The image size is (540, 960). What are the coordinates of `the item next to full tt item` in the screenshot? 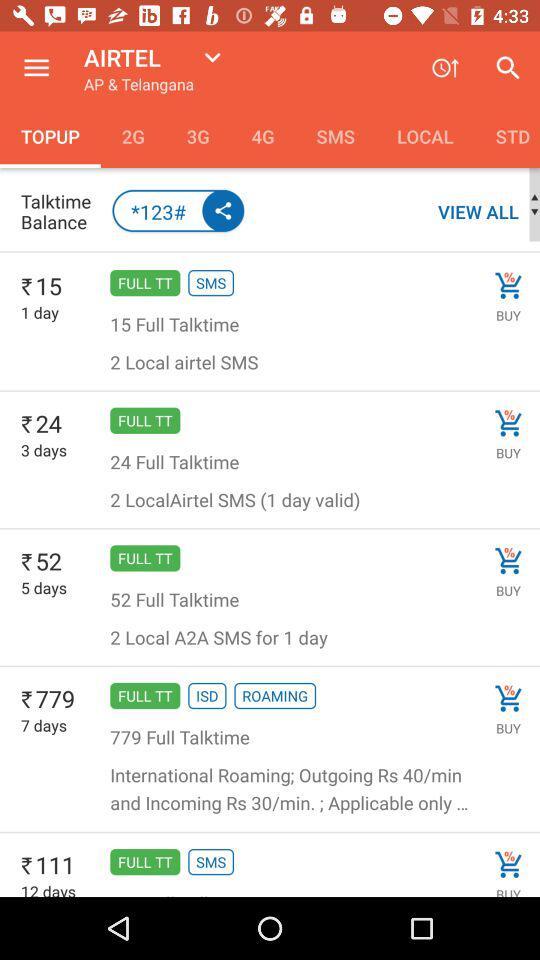 It's located at (44, 450).